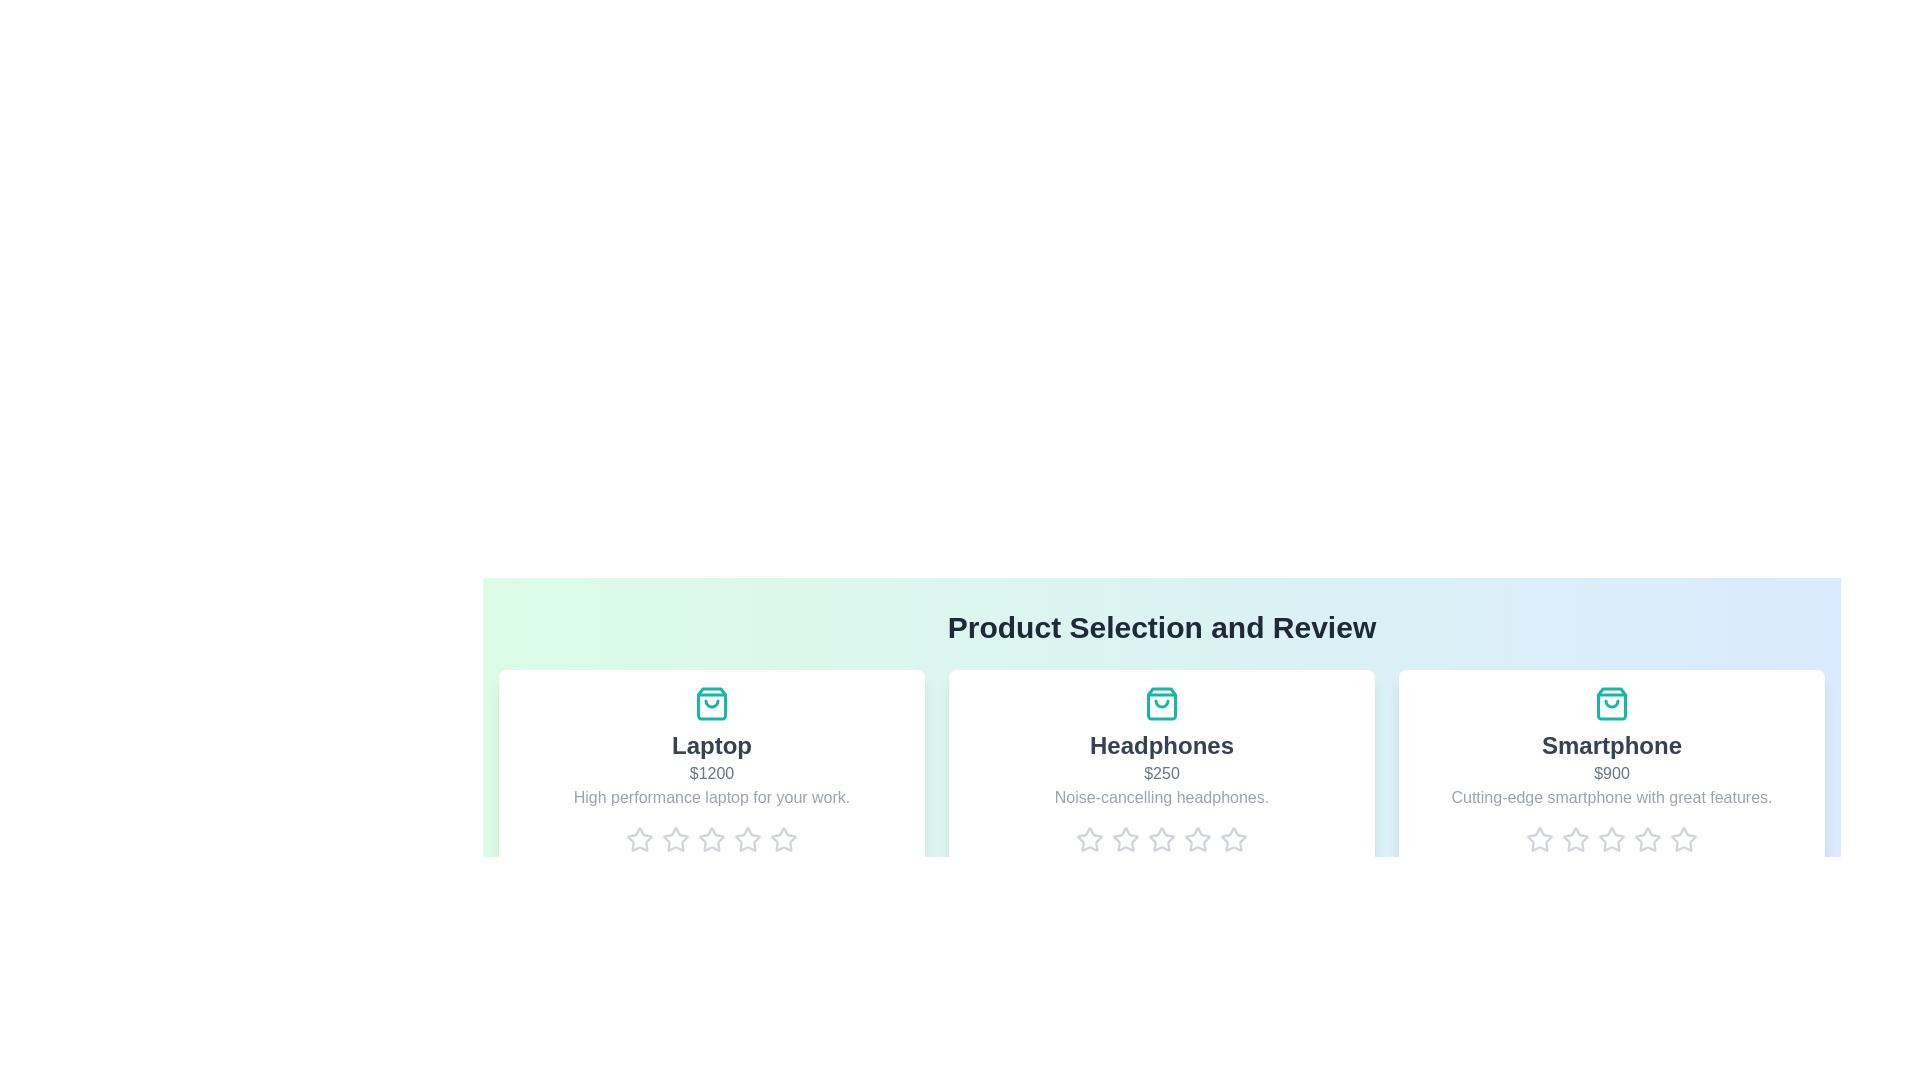 The height and width of the screenshot is (1080, 1920). What do you see at coordinates (782, 840) in the screenshot?
I see `the rating for a product to 5 stars by clicking on the corresponding star icon` at bounding box center [782, 840].